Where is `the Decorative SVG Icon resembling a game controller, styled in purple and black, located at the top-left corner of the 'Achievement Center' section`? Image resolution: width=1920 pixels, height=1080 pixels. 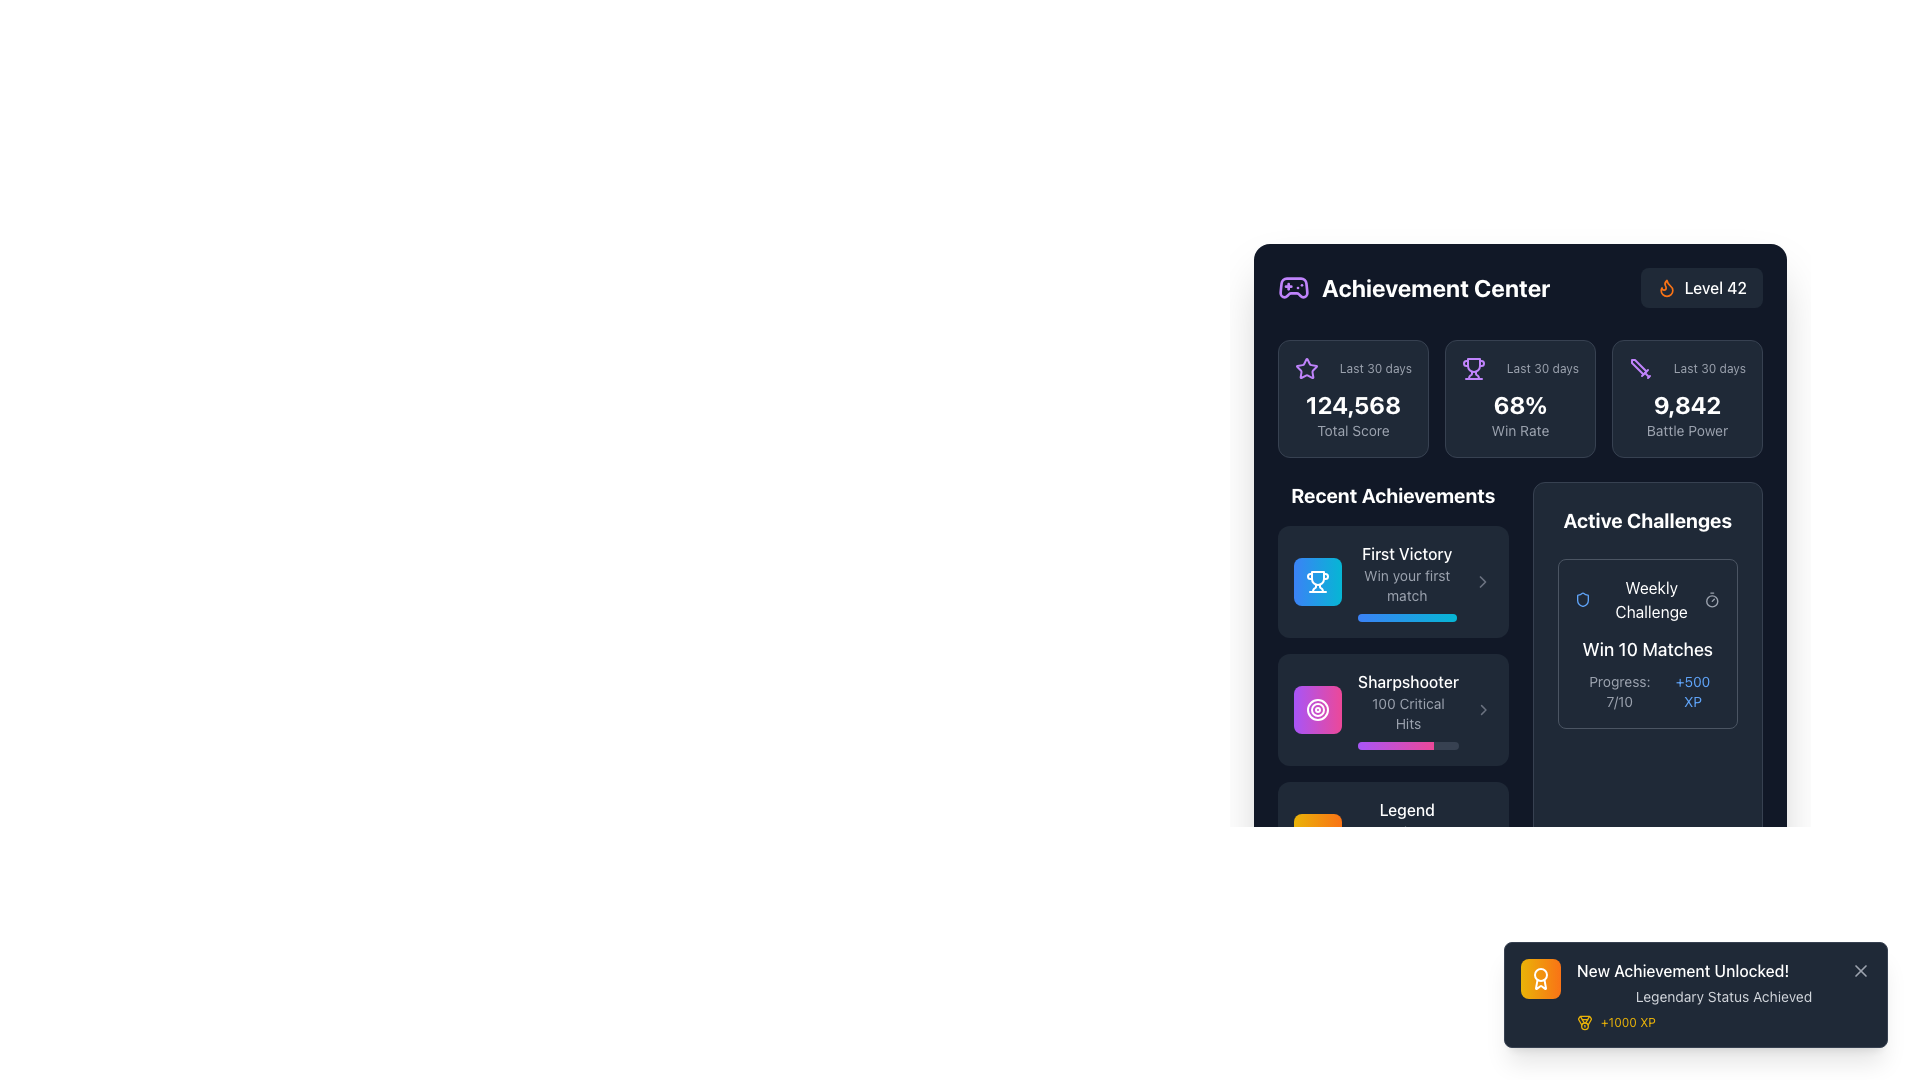
the Decorative SVG Icon resembling a game controller, styled in purple and black, located at the top-left corner of the 'Achievement Center' section is located at coordinates (1294, 288).